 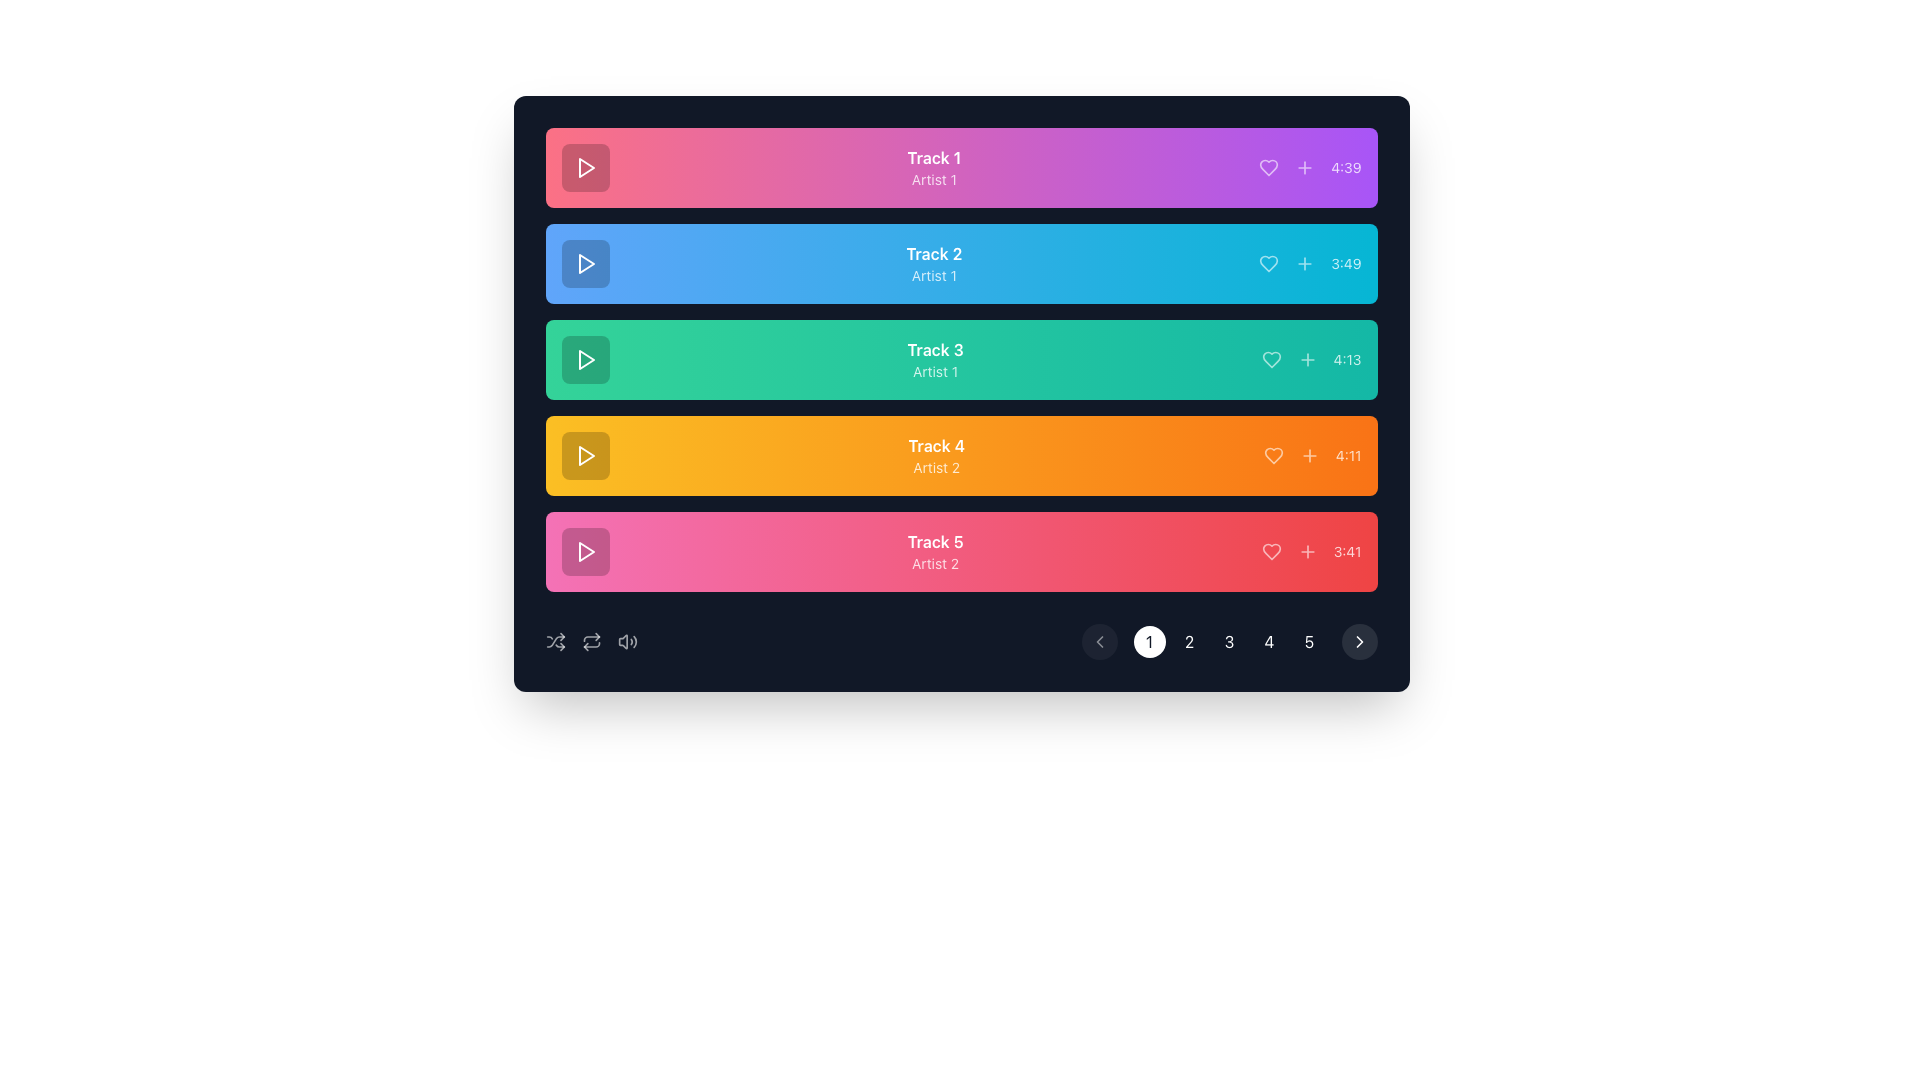 What do you see at coordinates (590, 641) in the screenshot?
I see `the repeat toggle button located in the bottom-left corner of the interface, situated to the right of the shuffle icon and to the left of the volume control icon` at bounding box center [590, 641].